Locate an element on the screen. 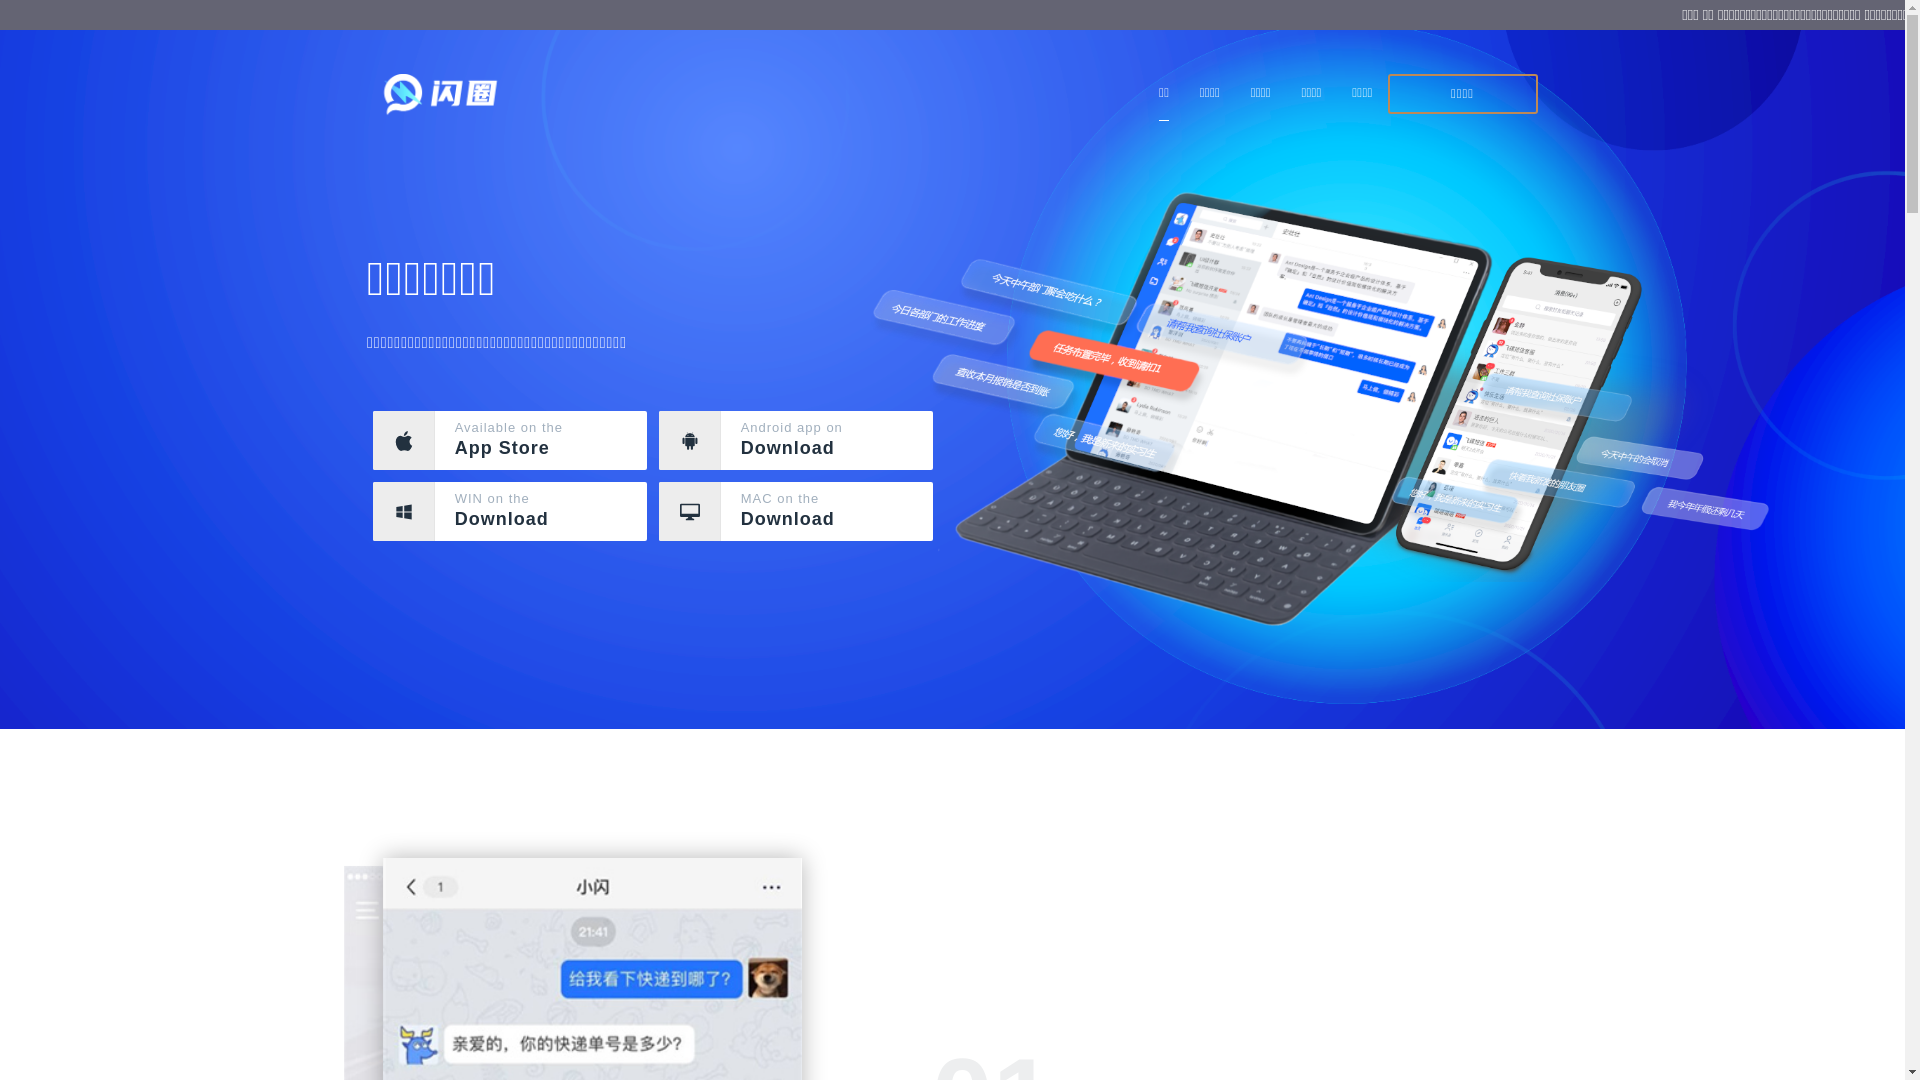 This screenshot has height=1080, width=1920. 'MAC on the is located at coordinates (658, 510).